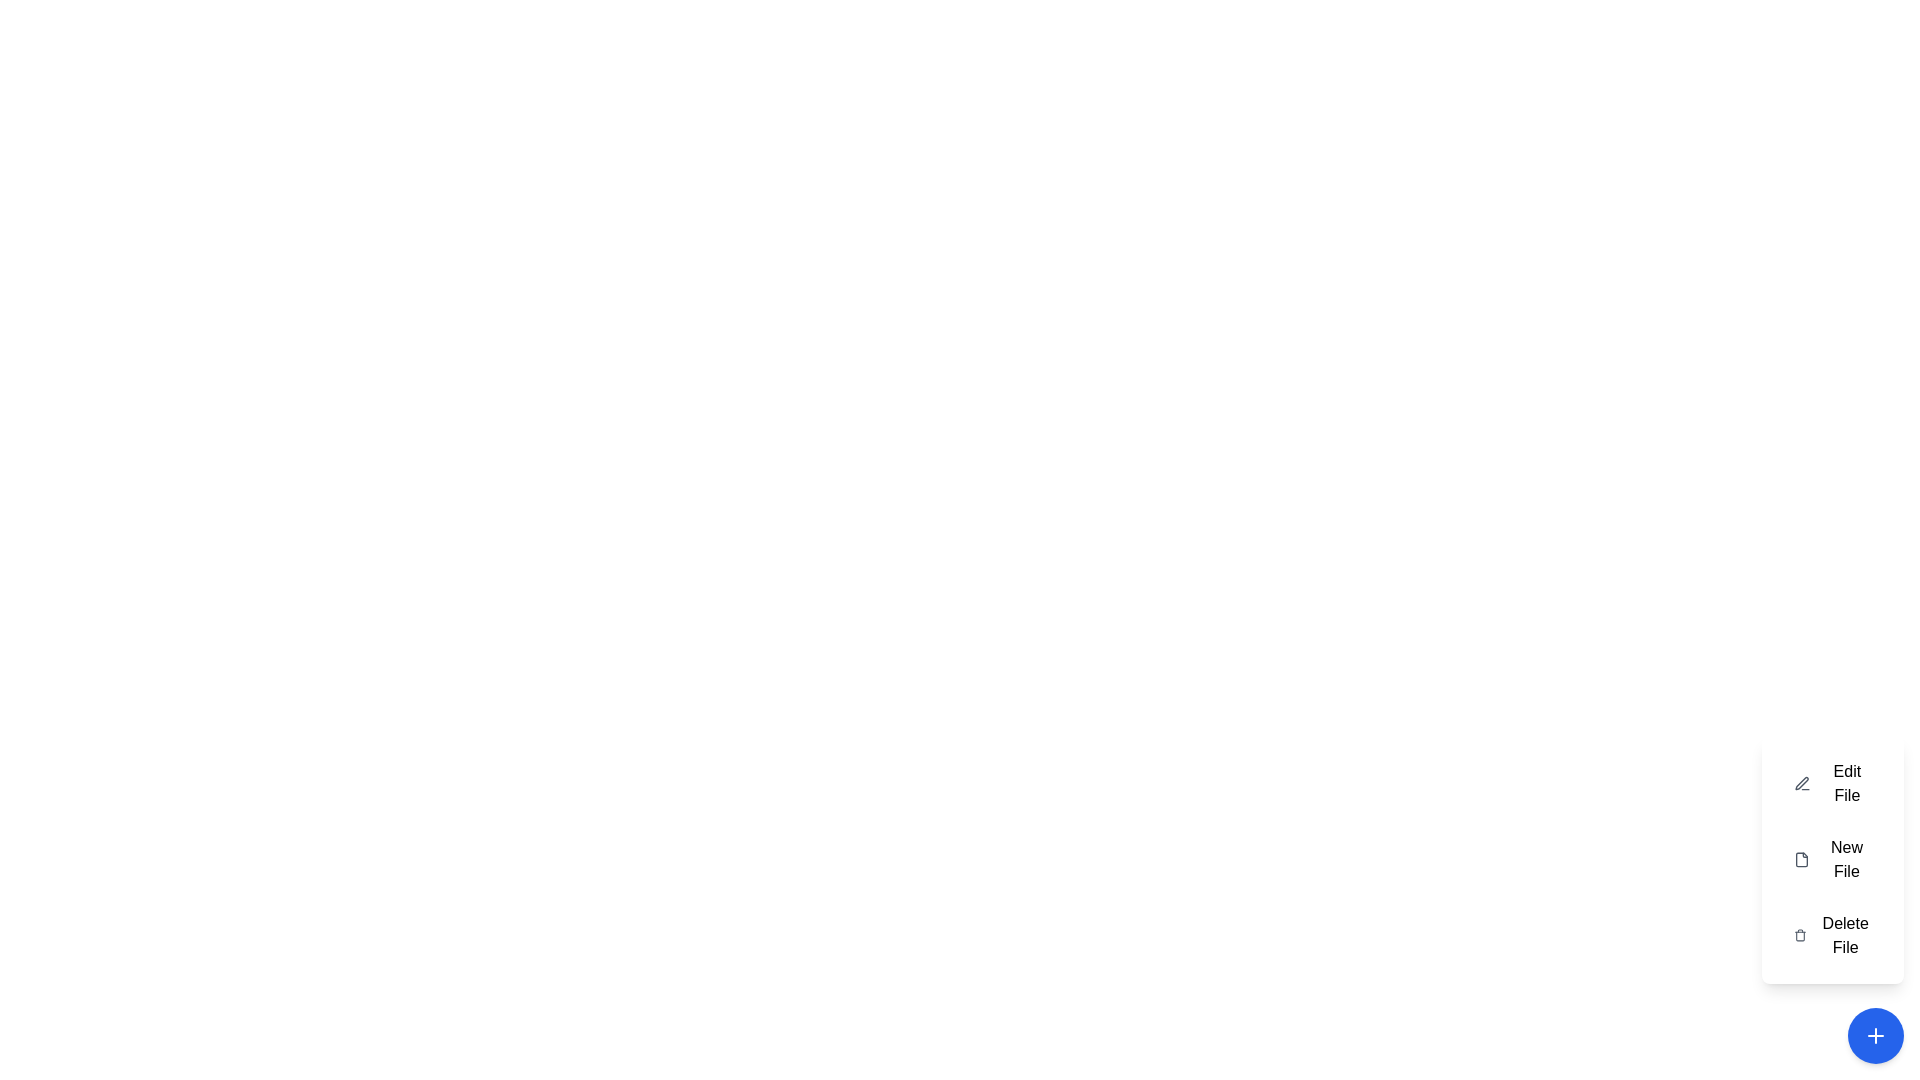  Describe the element at coordinates (1801, 782) in the screenshot. I see `the edit icon located in the bottom-right corner of the interface, above the 'Delete File' option, to initiate an action` at that location.